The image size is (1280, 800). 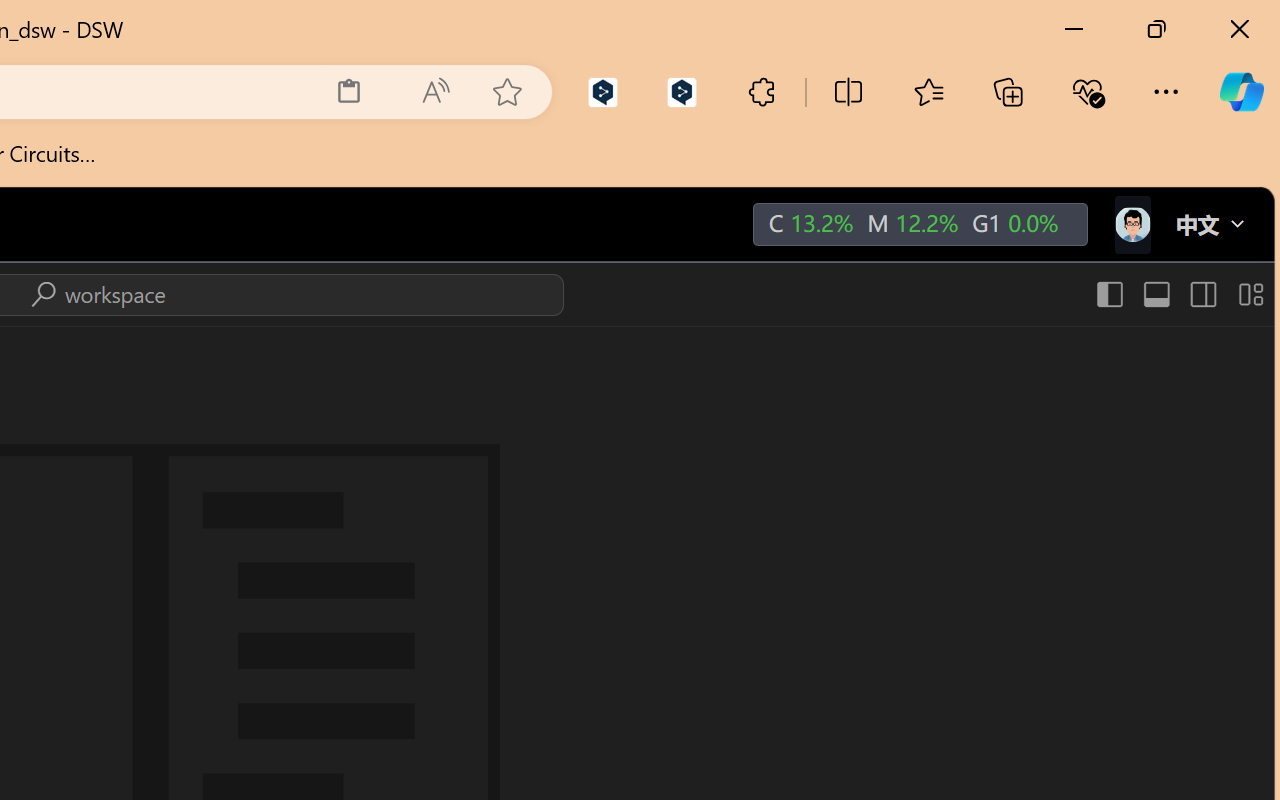 What do you see at coordinates (1200, 294) in the screenshot?
I see `'Toggle Secondary Side Bar (Ctrl+Alt+B)'` at bounding box center [1200, 294].